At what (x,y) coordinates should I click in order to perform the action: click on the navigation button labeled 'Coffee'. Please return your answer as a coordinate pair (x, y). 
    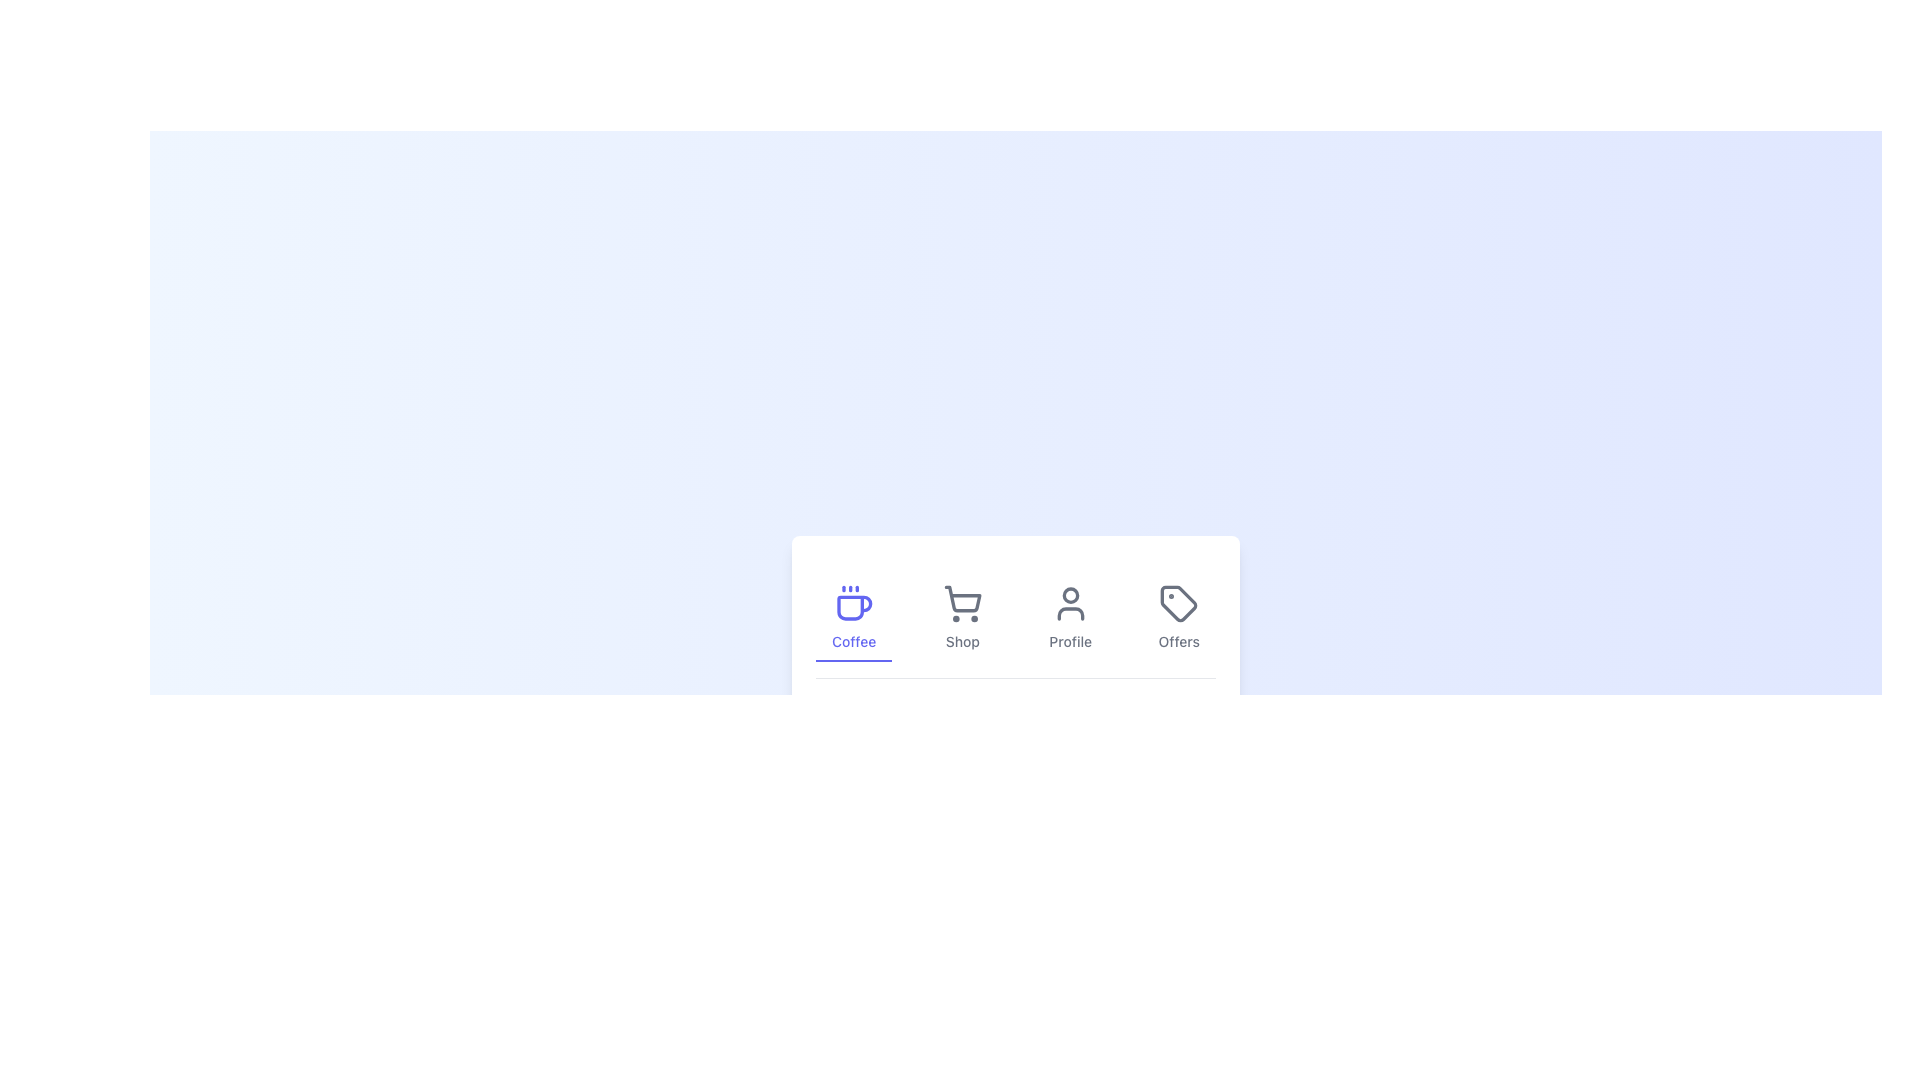
    Looking at the image, I should click on (854, 617).